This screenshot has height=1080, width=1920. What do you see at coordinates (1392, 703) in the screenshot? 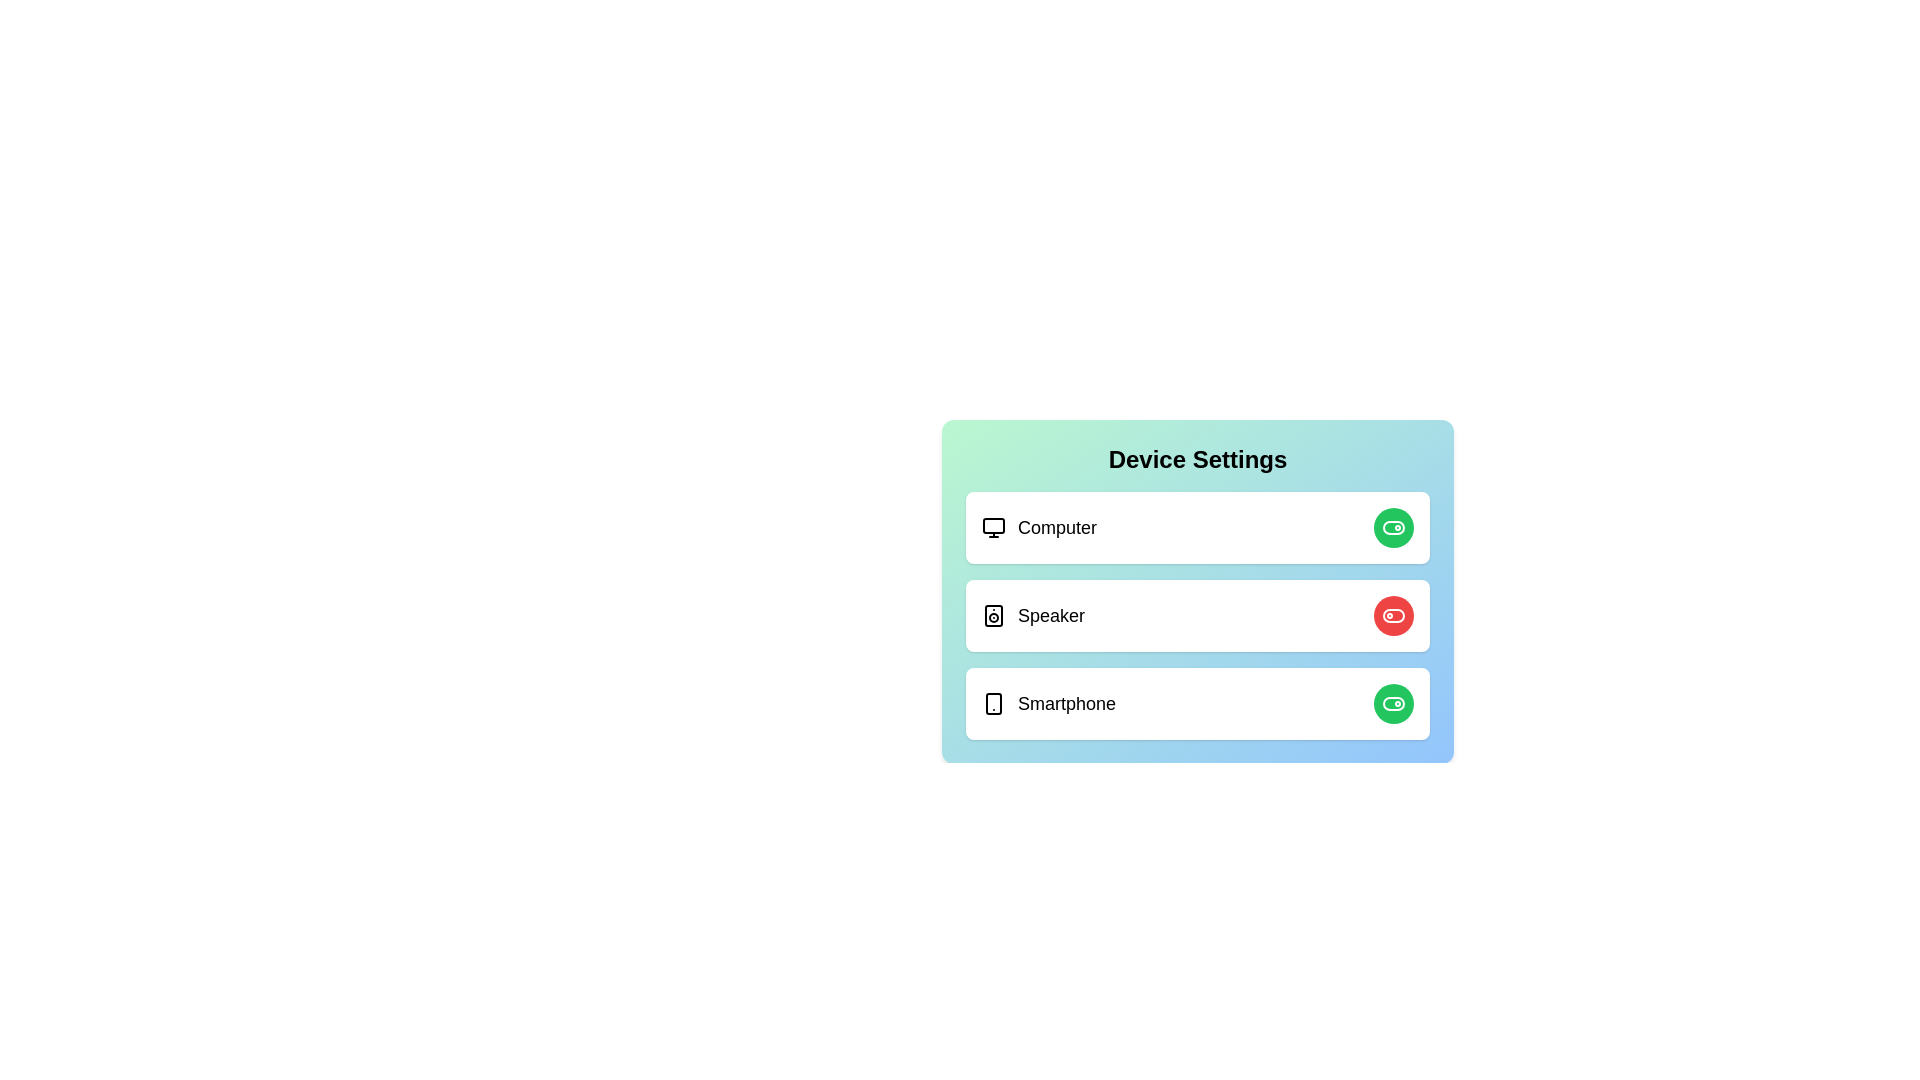
I see `toggle button for the Smartphone device to change its state` at bounding box center [1392, 703].